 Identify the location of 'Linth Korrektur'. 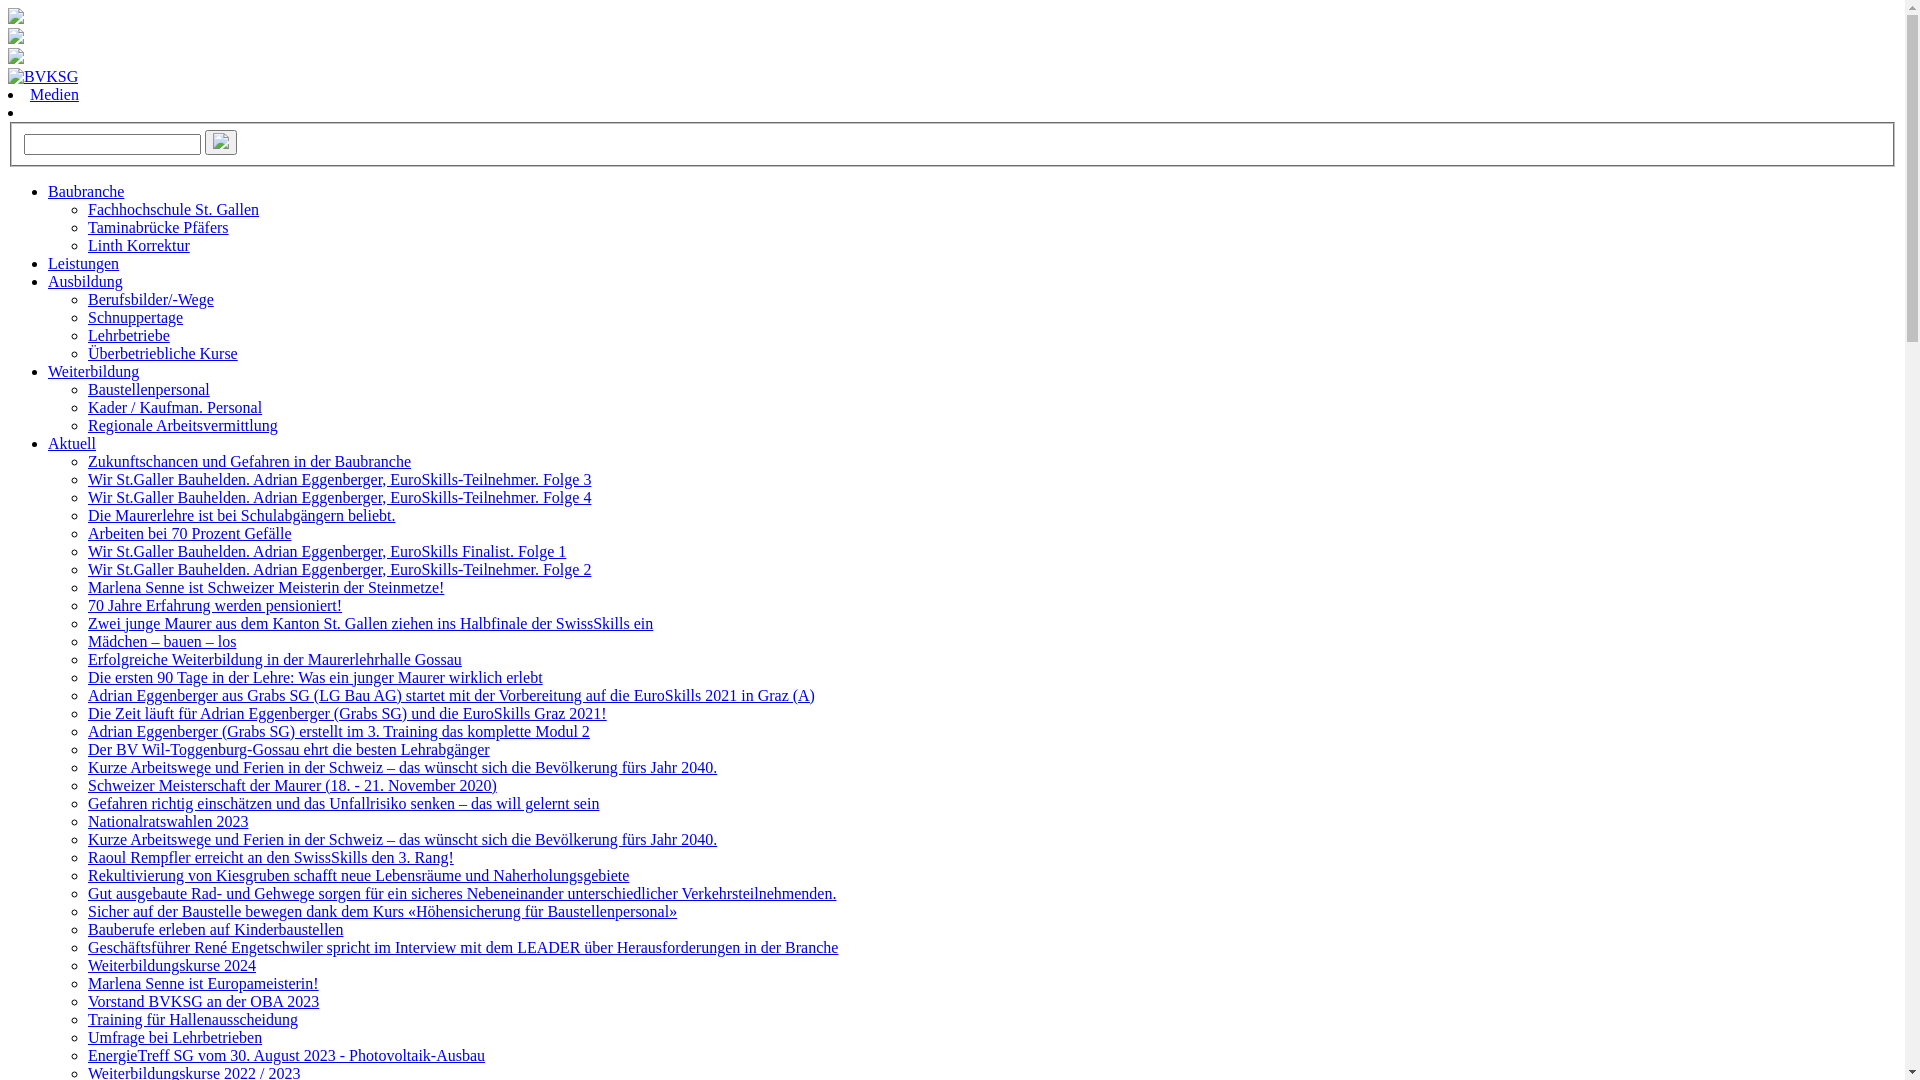
(138, 244).